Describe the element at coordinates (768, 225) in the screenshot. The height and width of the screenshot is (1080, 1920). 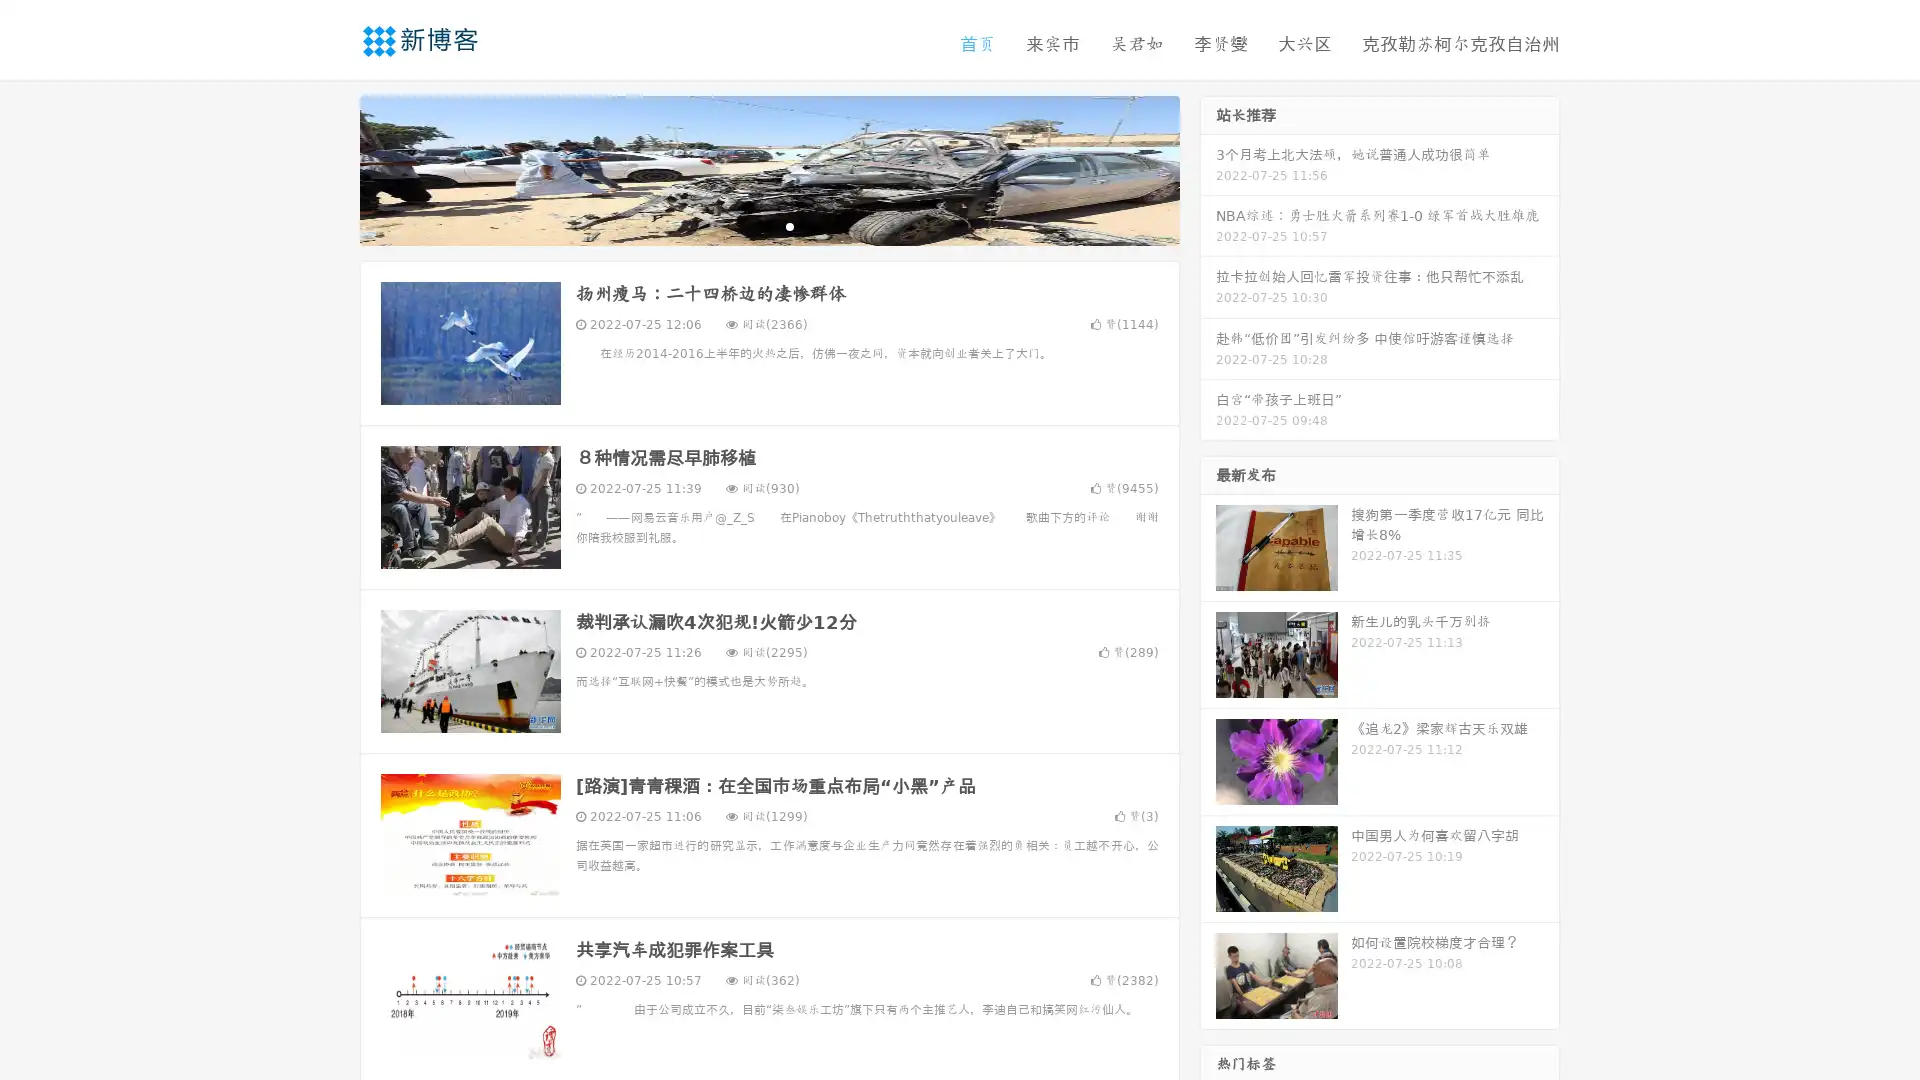
I see `Go to slide 2` at that location.